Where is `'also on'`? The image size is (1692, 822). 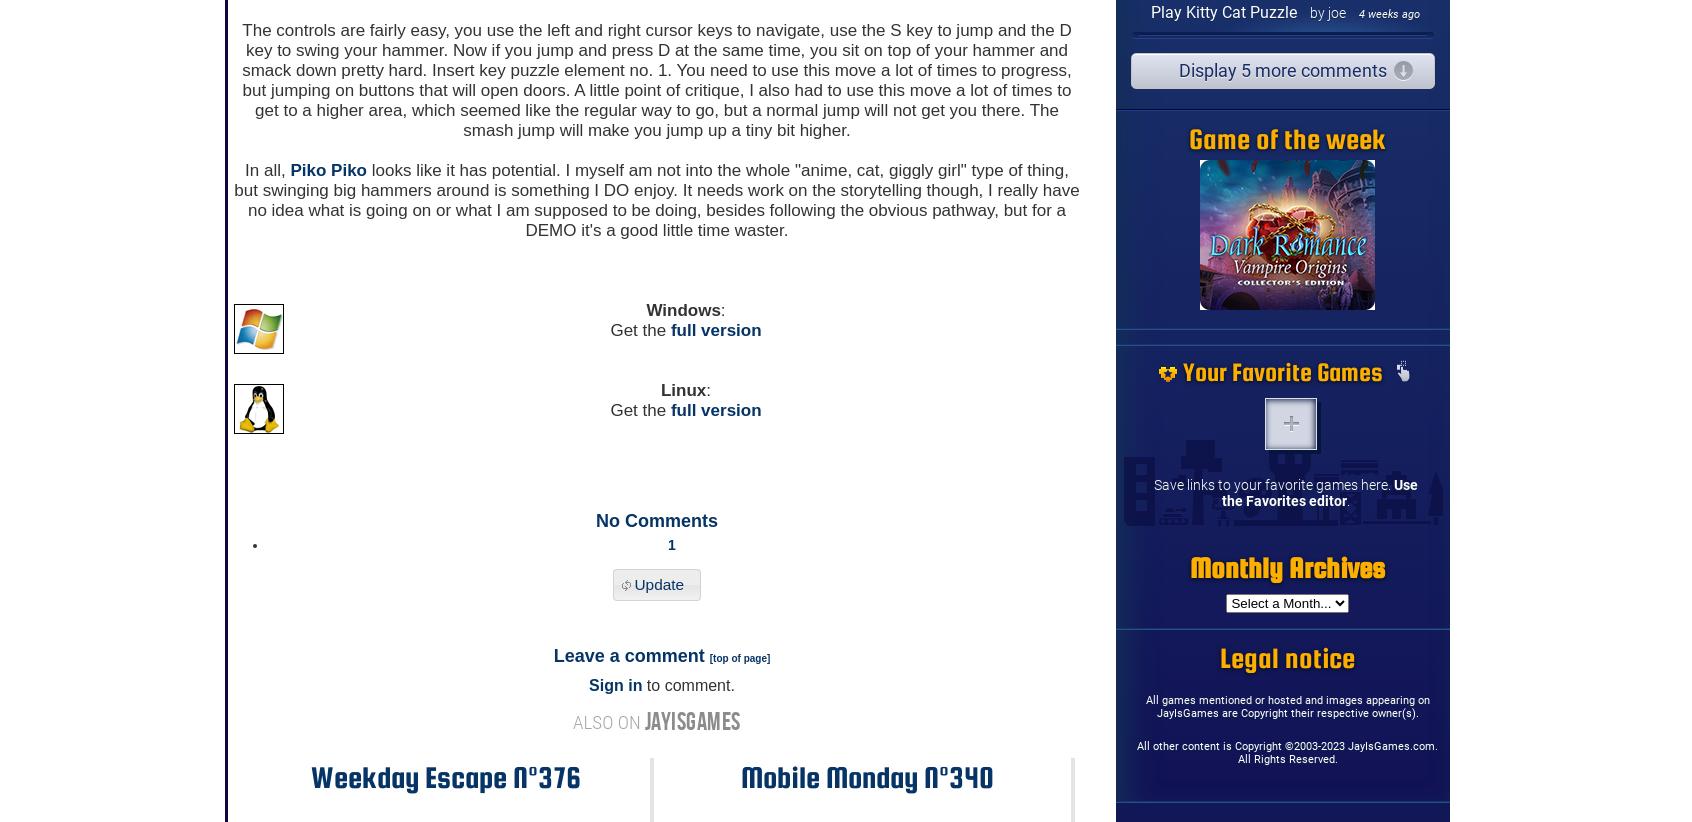
'also on' is located at coordinates (607, 722).